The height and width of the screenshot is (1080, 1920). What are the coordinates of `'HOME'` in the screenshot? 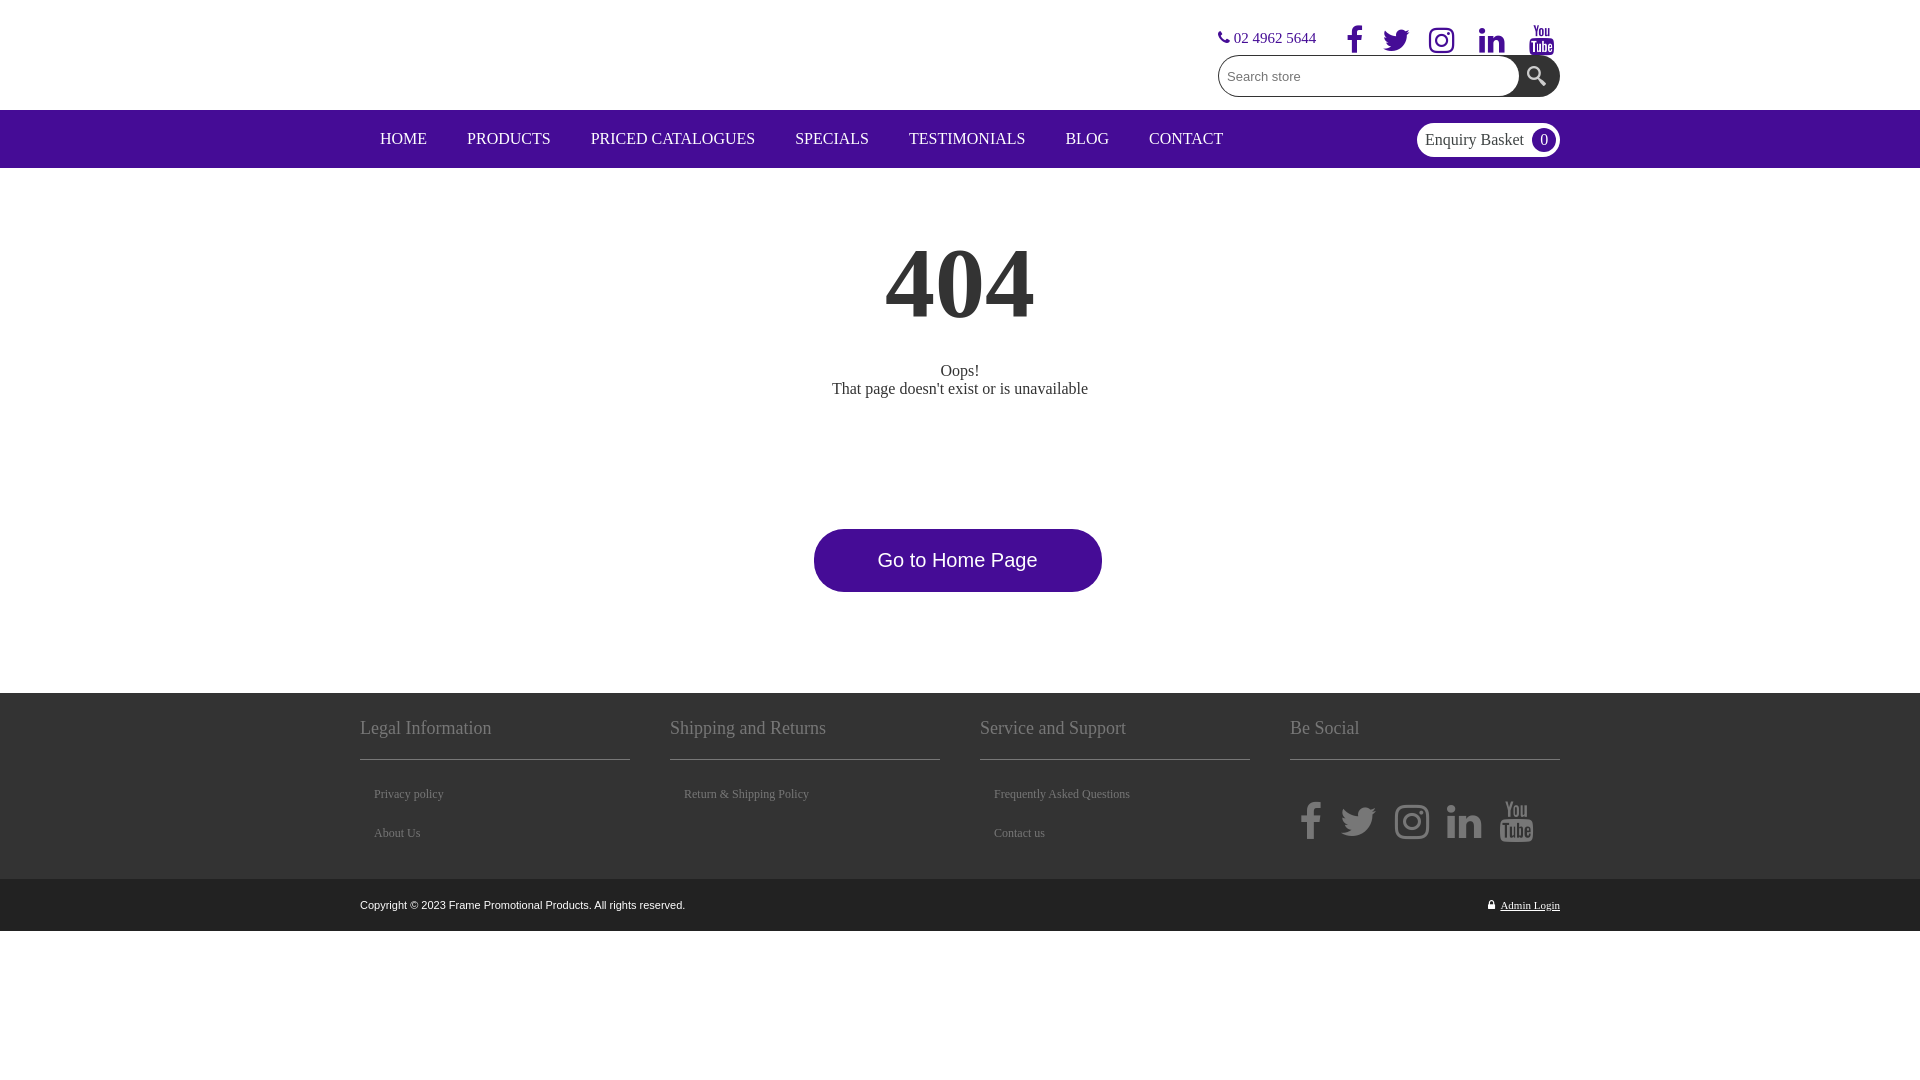 It's located at (360, 137).